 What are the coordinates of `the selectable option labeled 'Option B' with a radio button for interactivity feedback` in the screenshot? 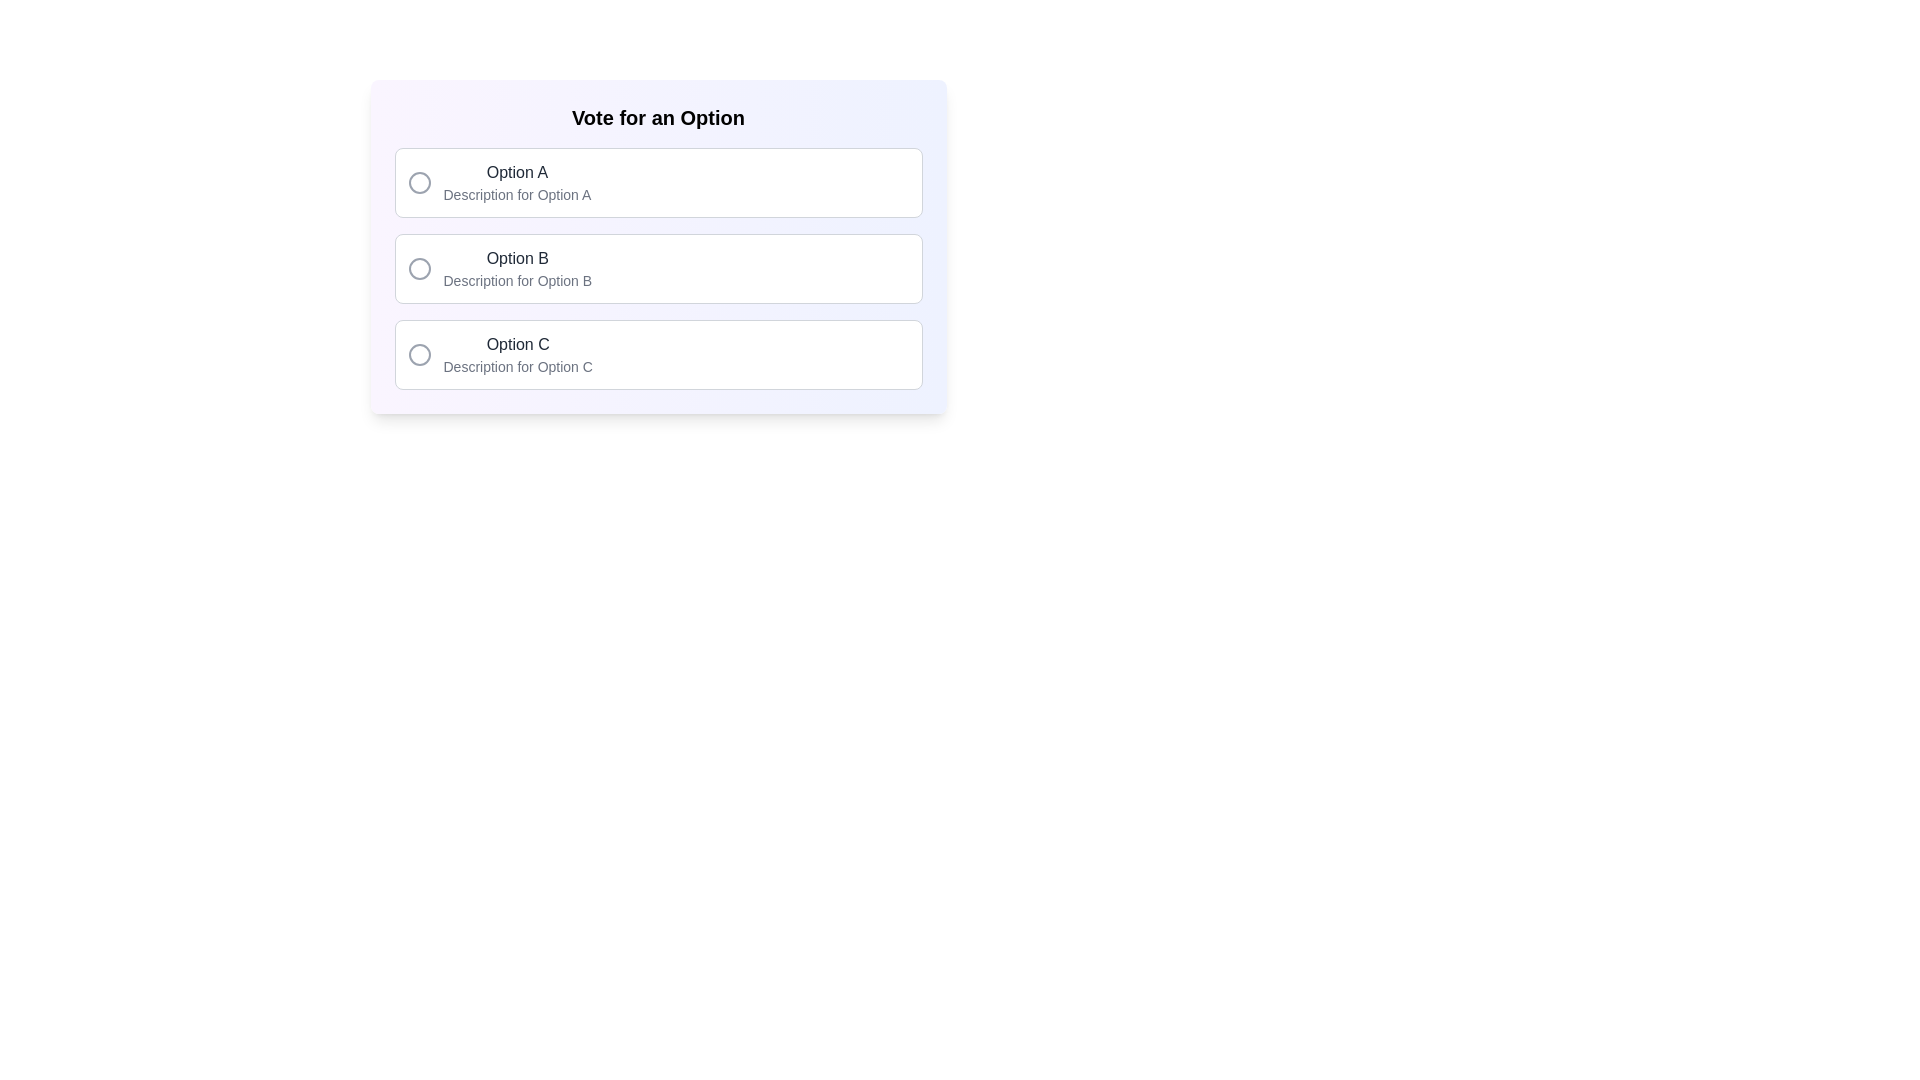 It's located at (658, 268).